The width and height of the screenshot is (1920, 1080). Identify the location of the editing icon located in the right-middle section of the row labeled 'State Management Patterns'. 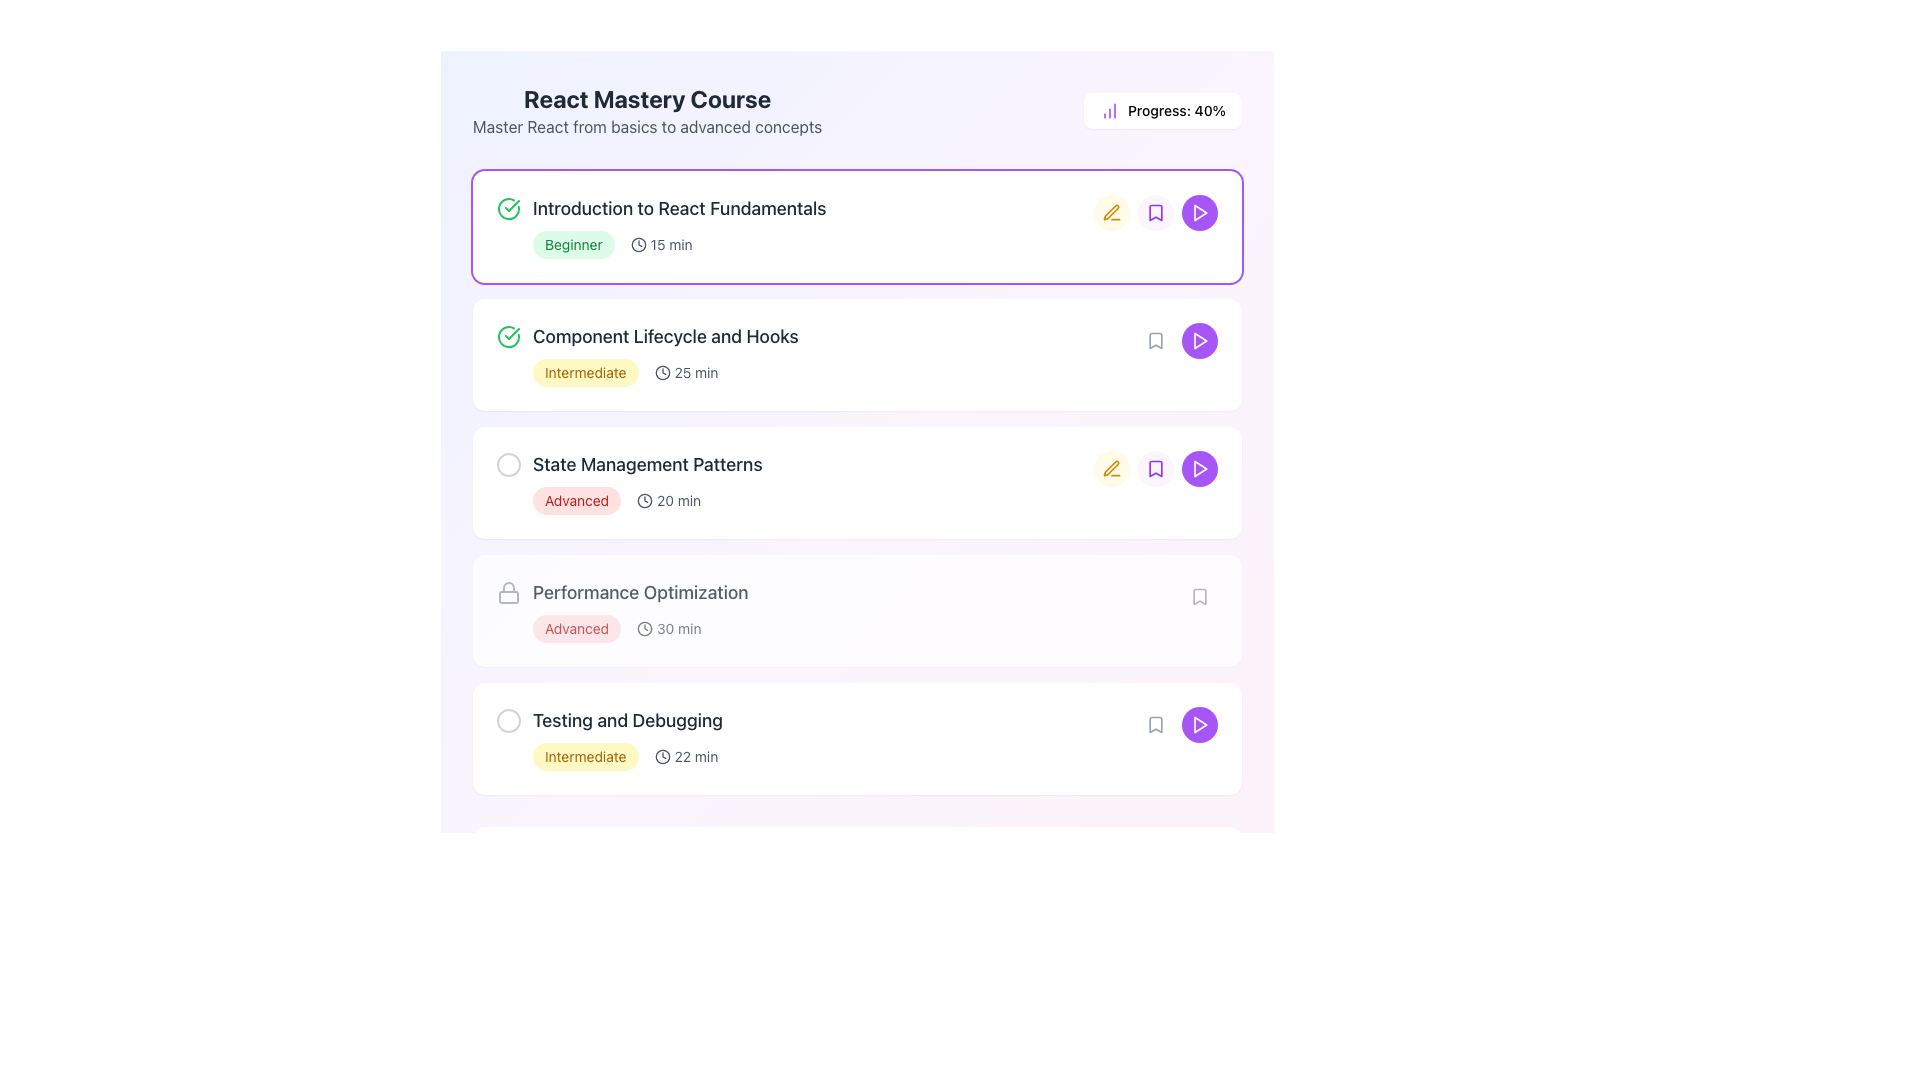
(1110, 212).